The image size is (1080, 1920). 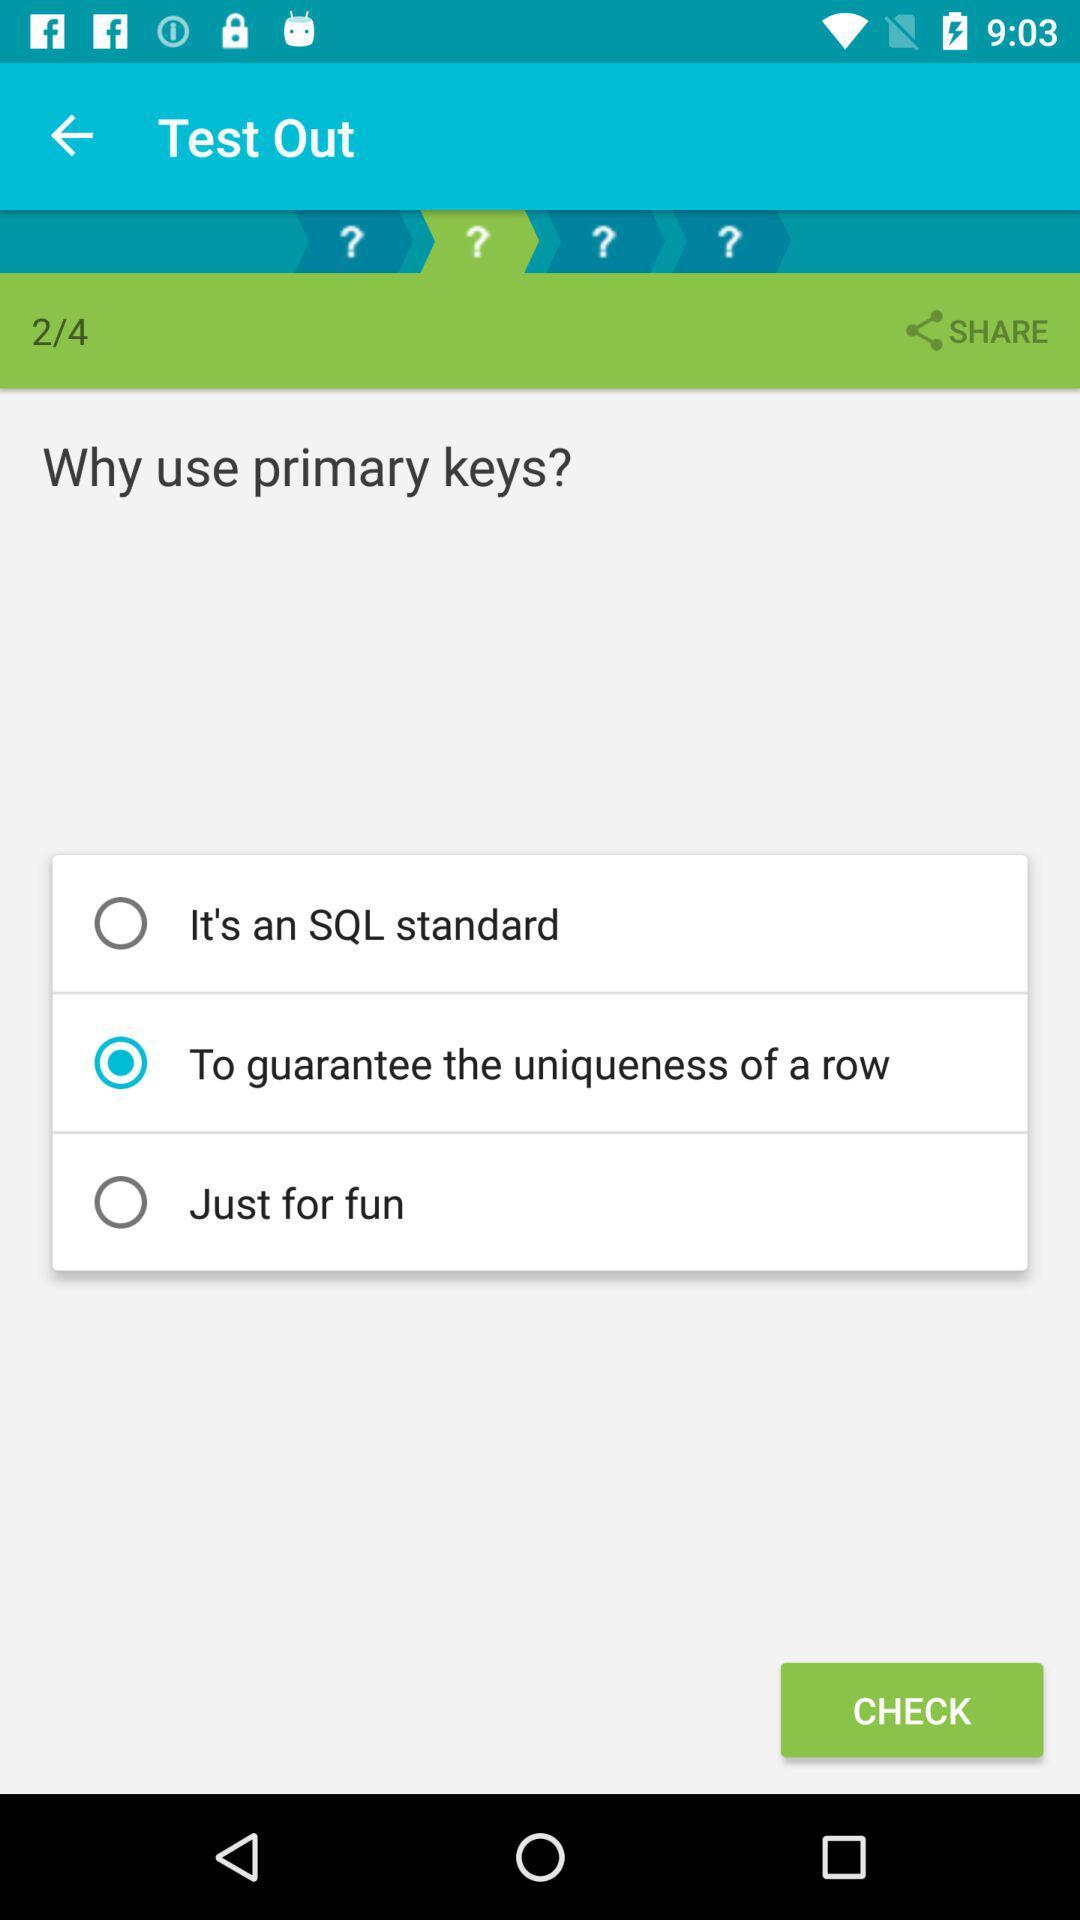 What do you see at coordinates (350, 240) in the screenshot?
I see `previous question` at bounding box center [350, 240].